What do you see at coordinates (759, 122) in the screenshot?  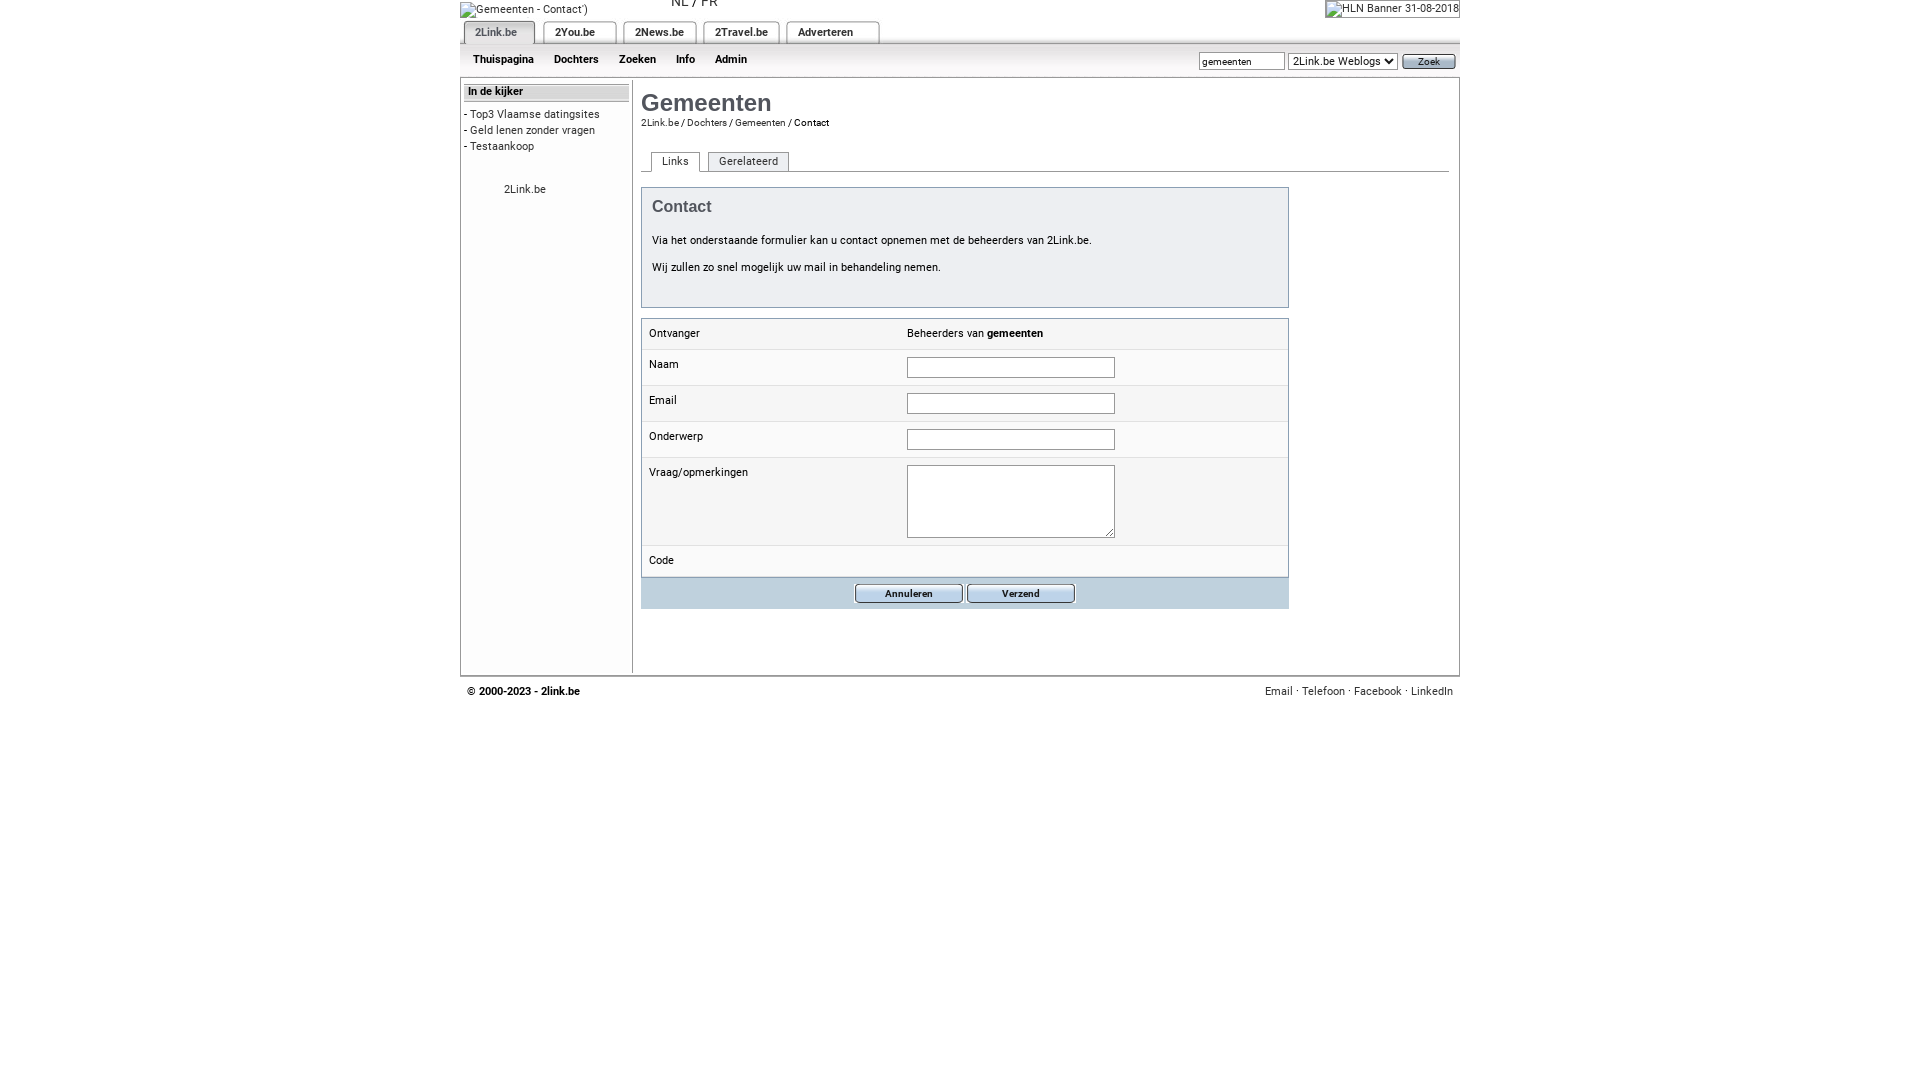 I see `'Gemeenten'` at bounding box center [759, 122].